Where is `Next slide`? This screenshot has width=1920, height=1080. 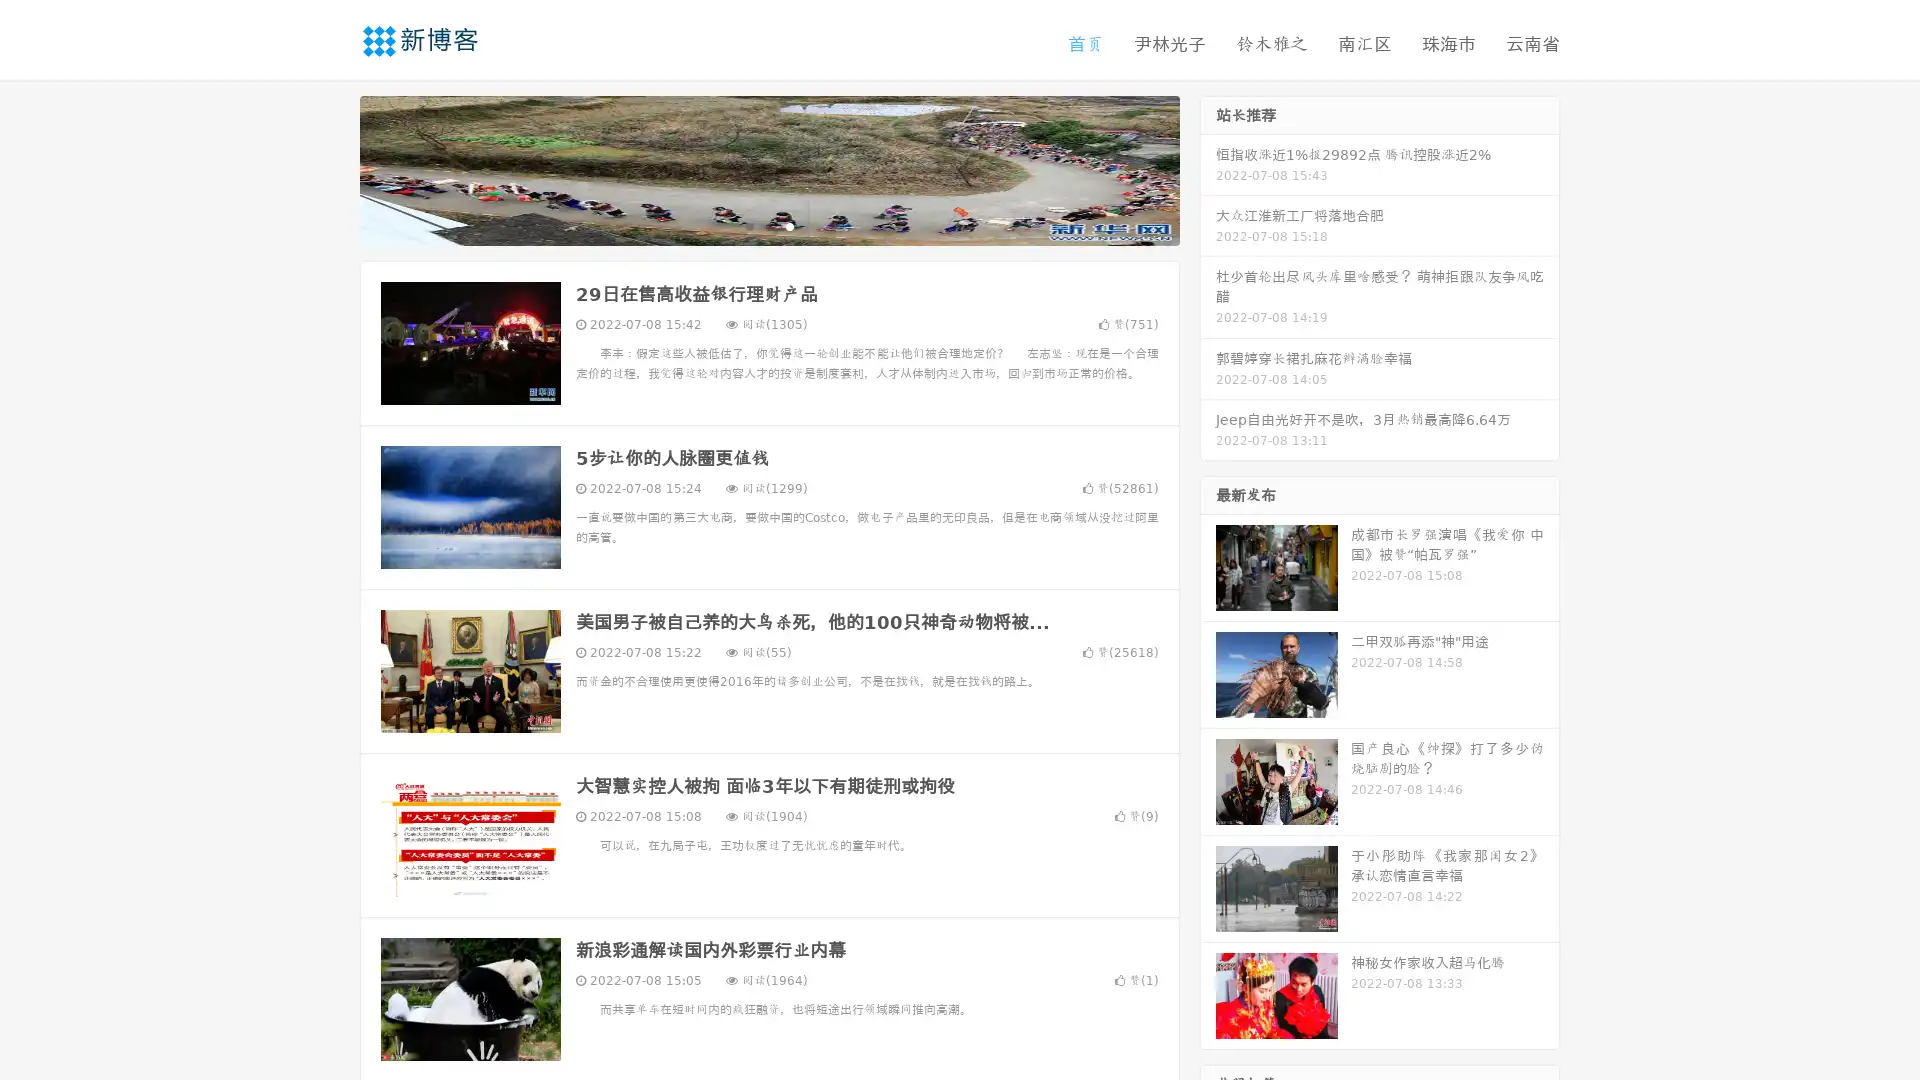
Next slide is located at coordinates (1208, 168).